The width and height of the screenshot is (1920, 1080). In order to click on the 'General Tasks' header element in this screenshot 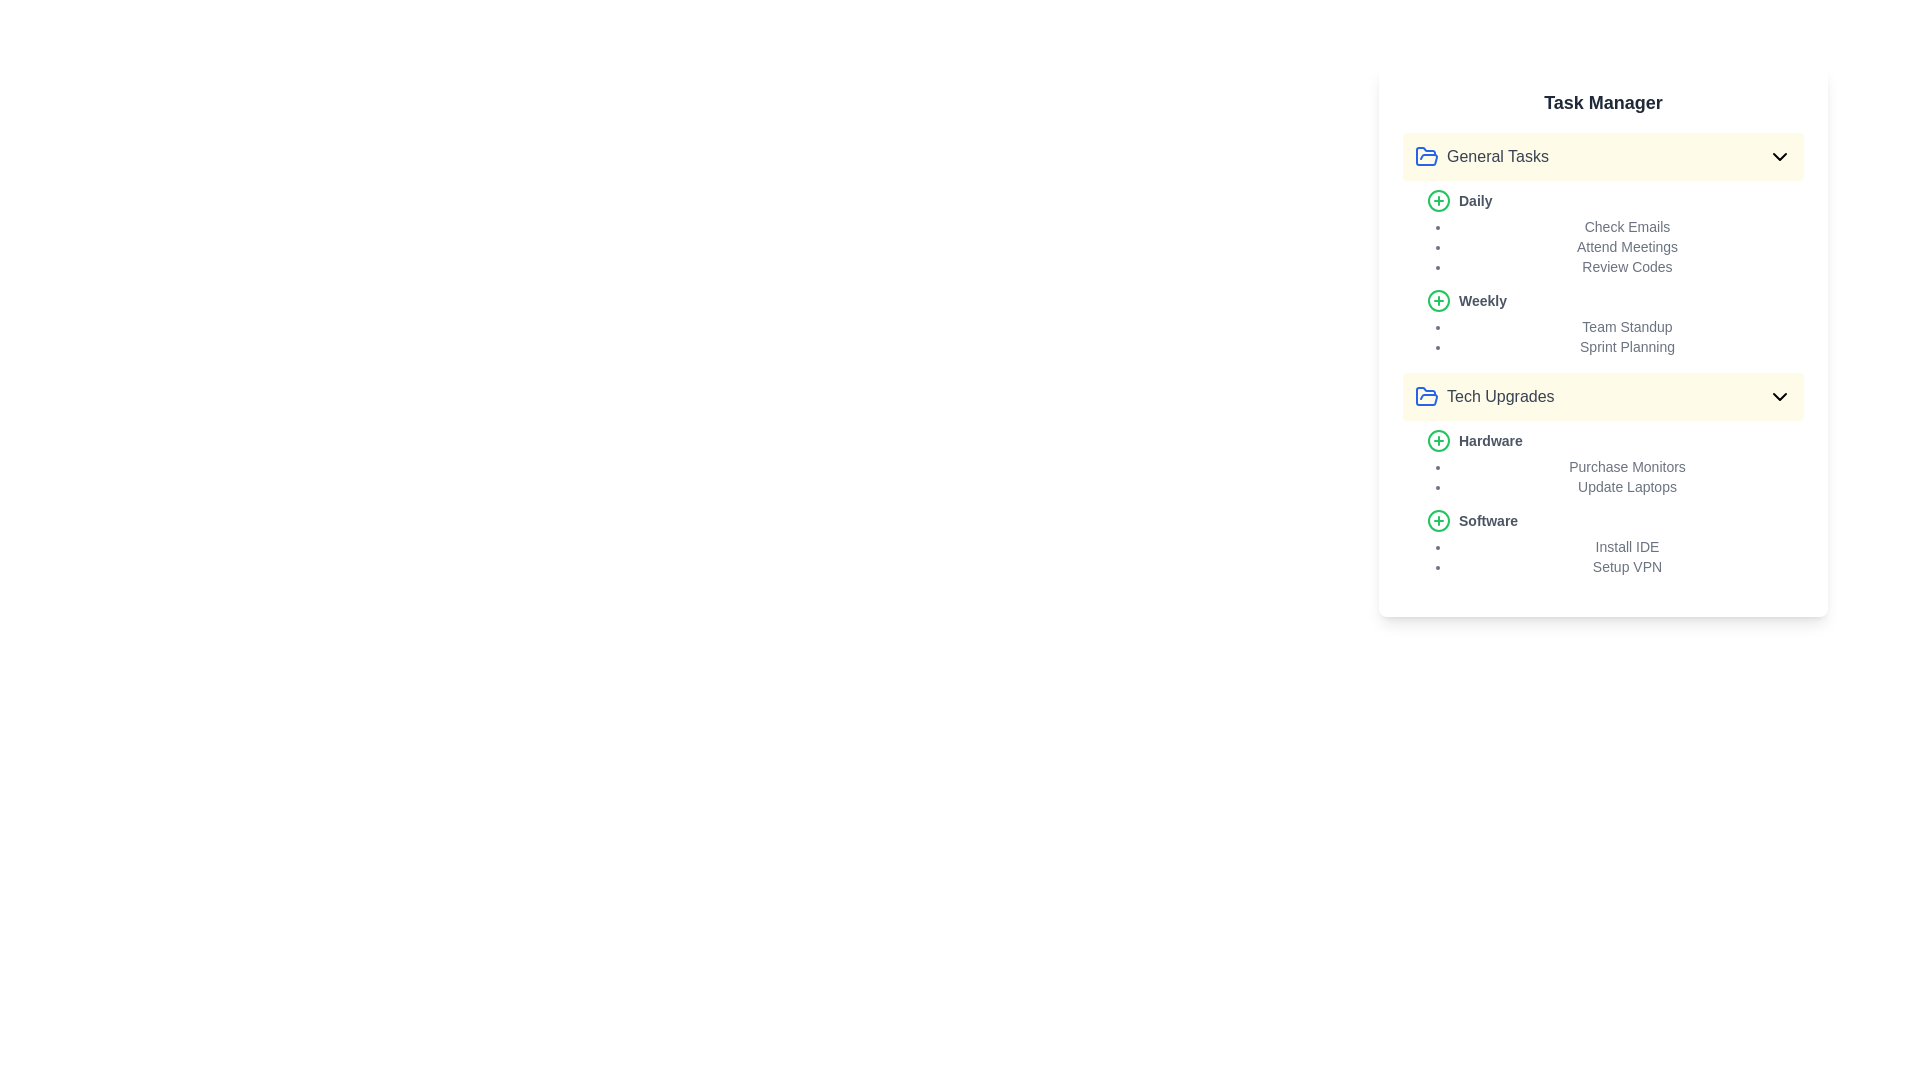, I will do `click(1482, 156)`.